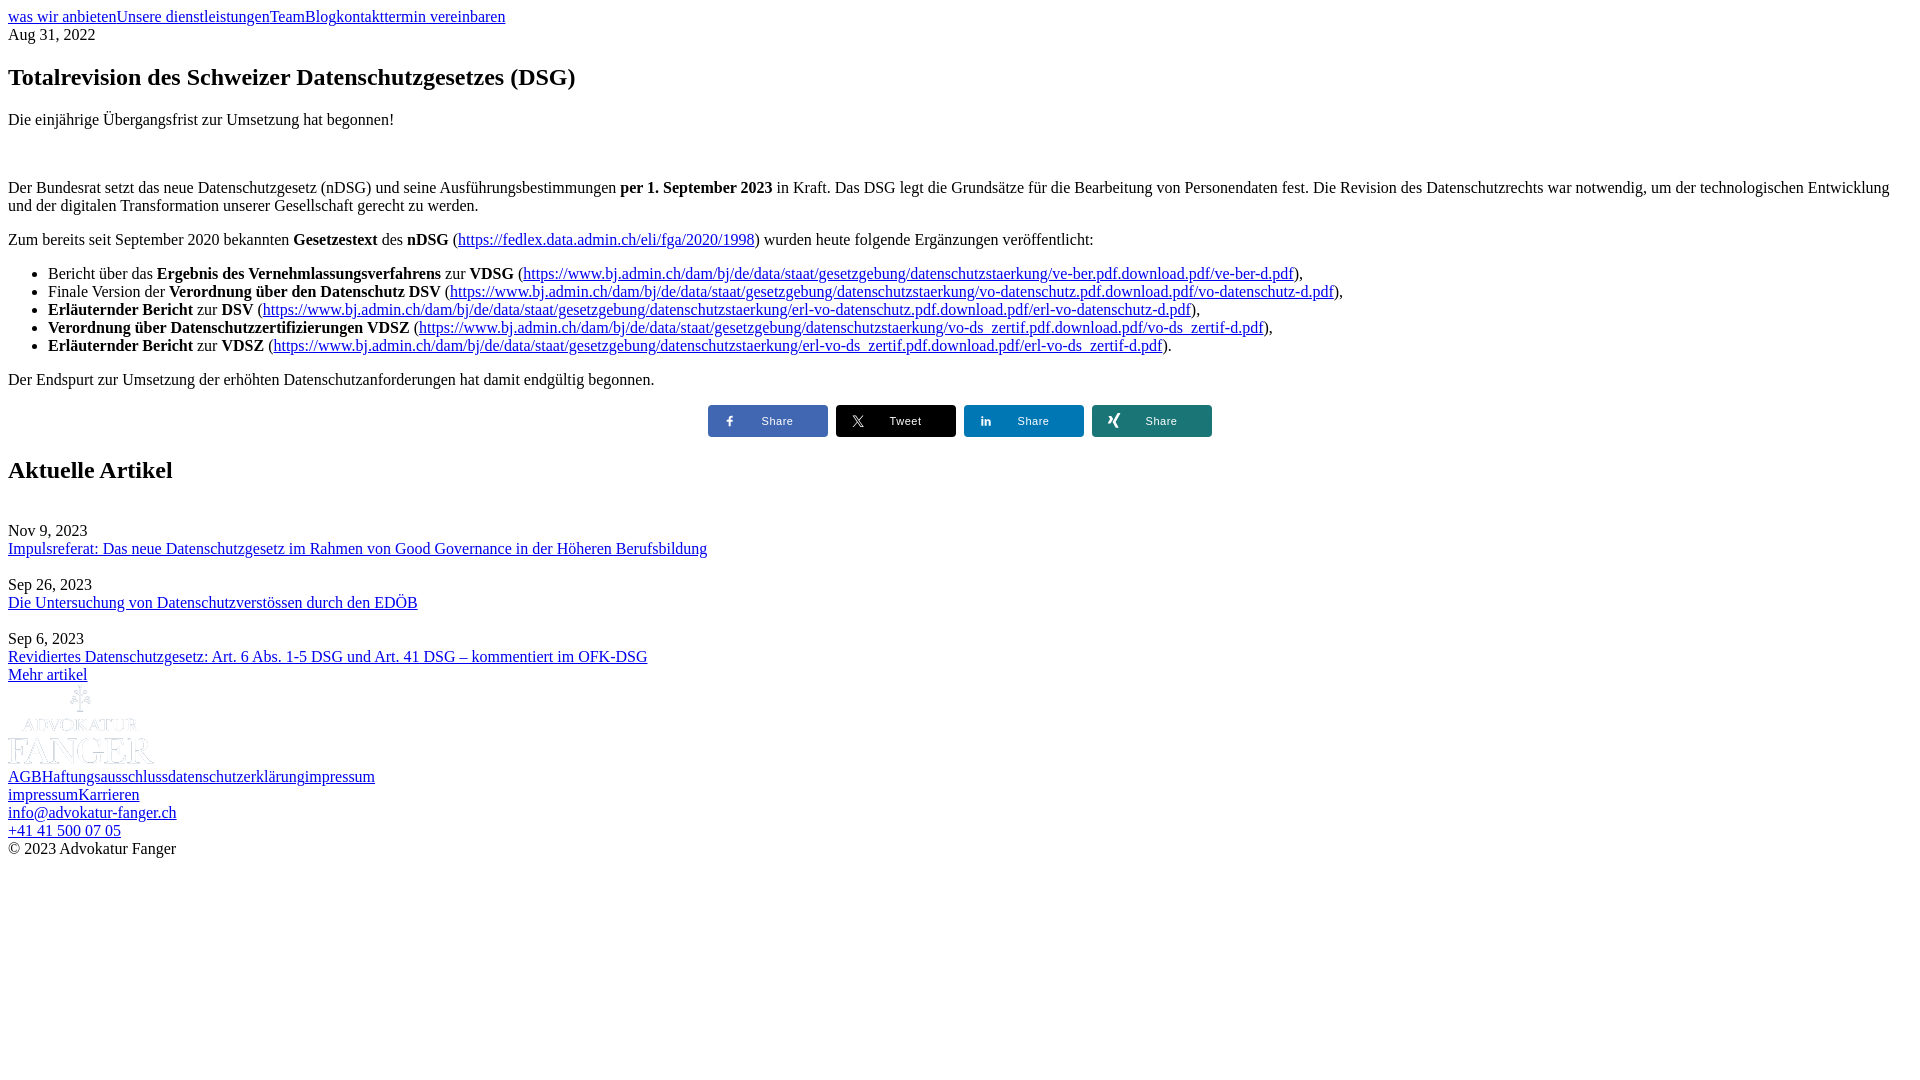 Image resolution: width=1920 pixels, height=1080 pixels. What do you see at coordinates (43, 793) in the screenshot?
I see `'impressum'` at bounding box center [43, 793].